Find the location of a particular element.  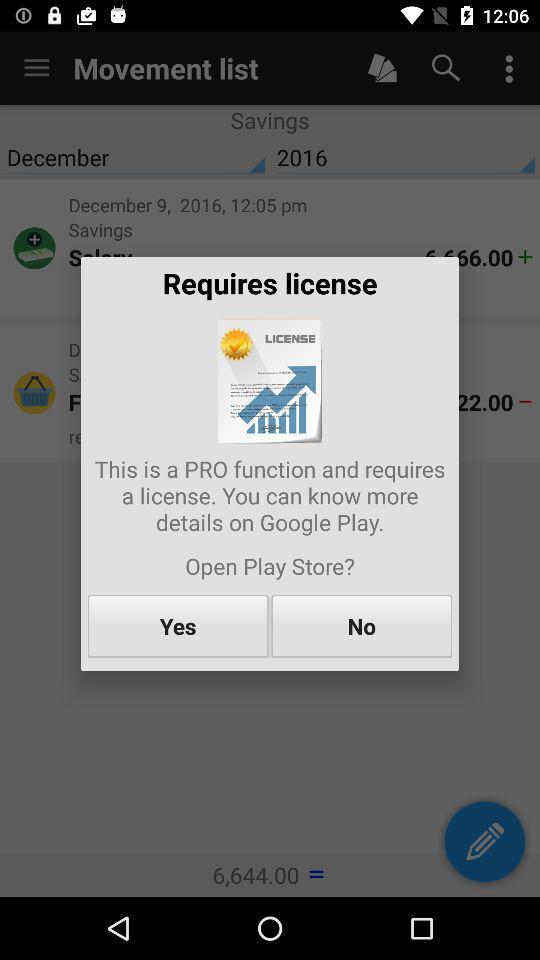

the no on the right is located at coordinates (360, 625).